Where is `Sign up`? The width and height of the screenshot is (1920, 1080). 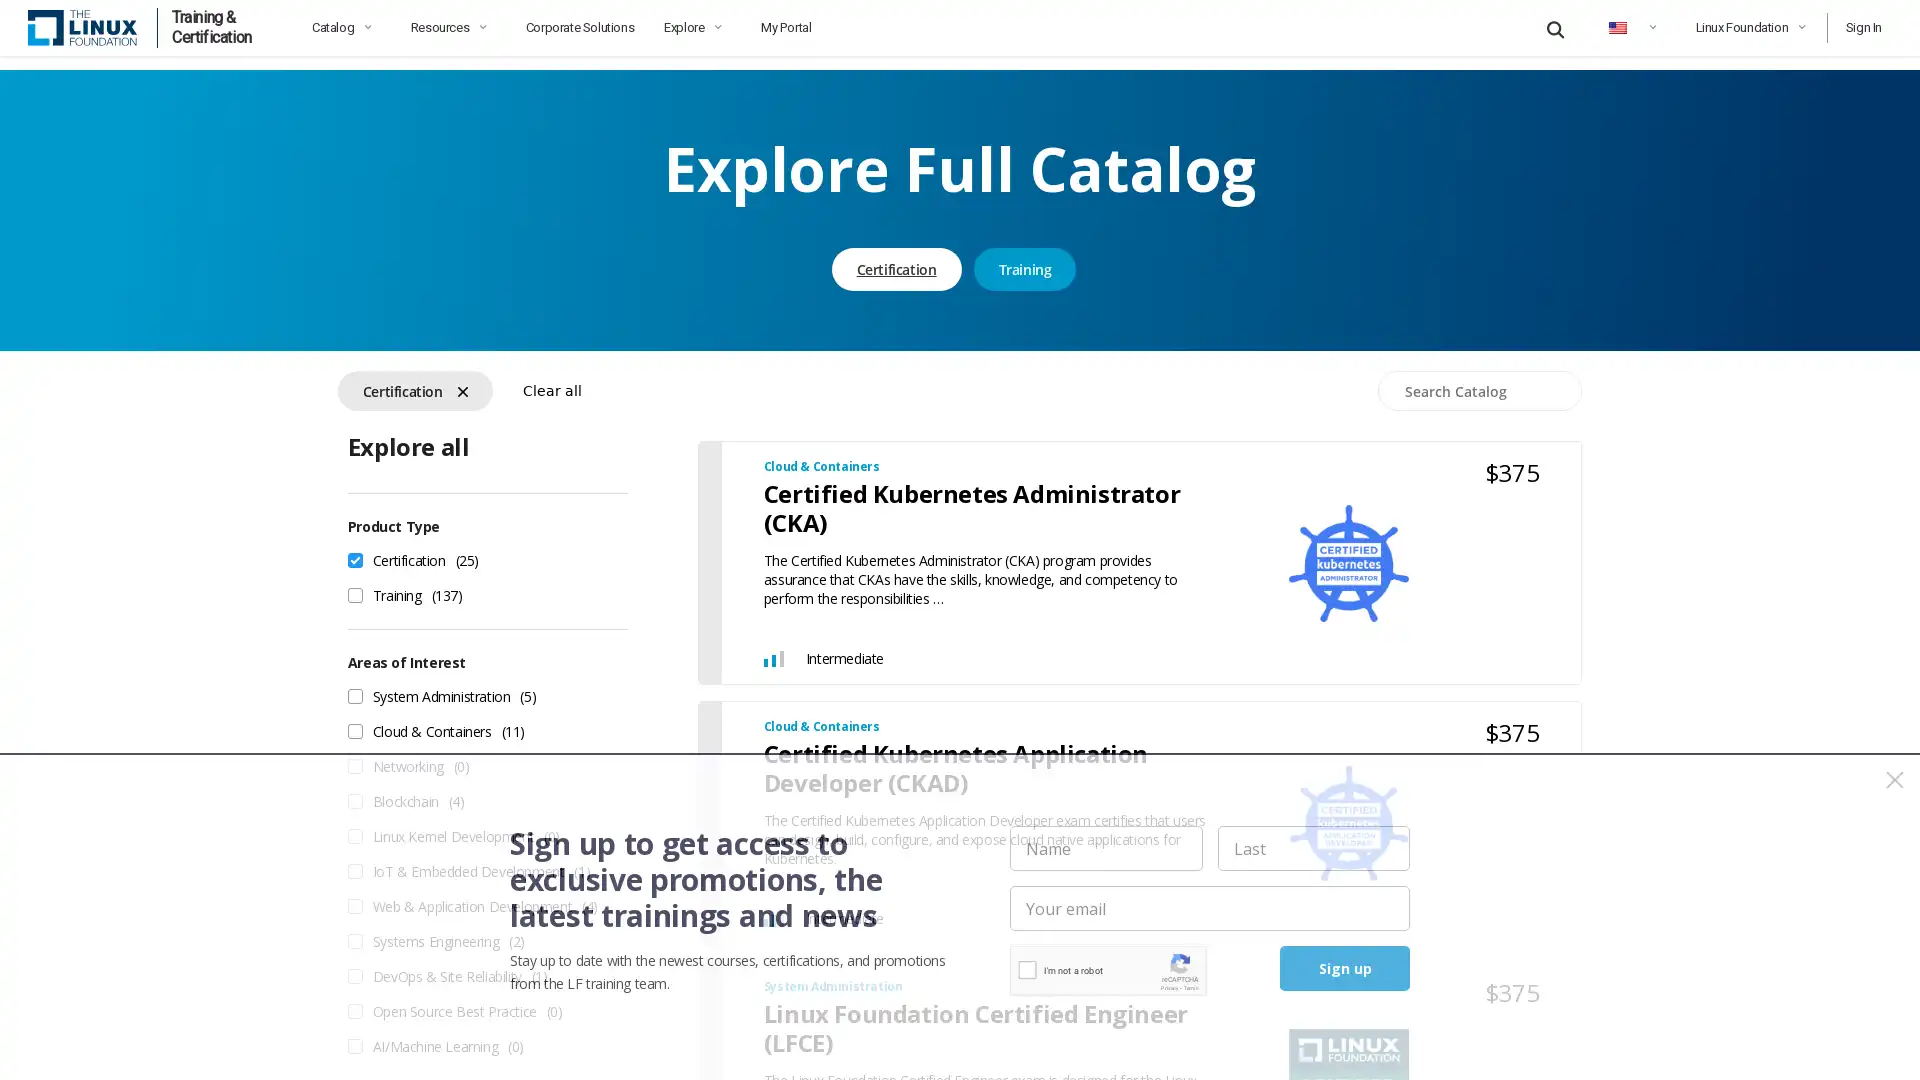
Sign up is located at coordinates (1344, 967).